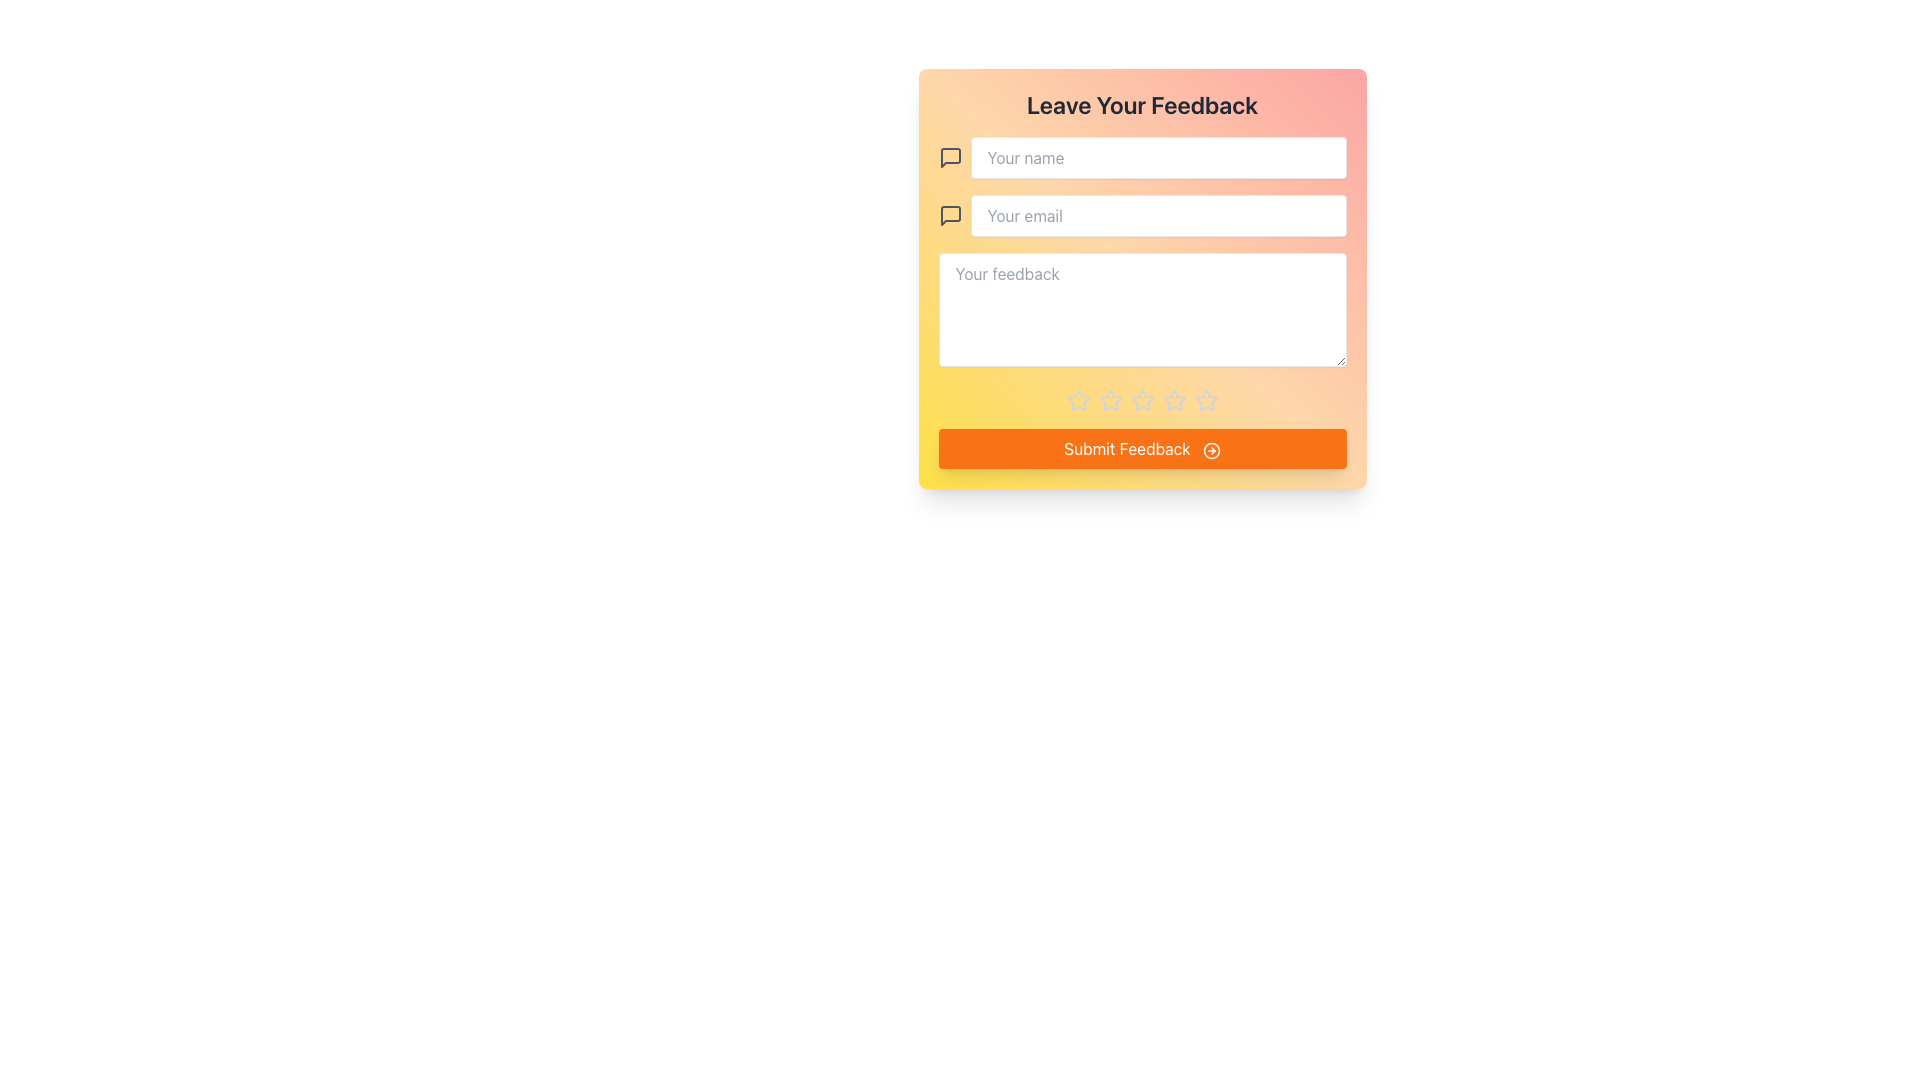 Image resolution: width=1920 pixels, height=1080 pixels. What do you see at coordinates (1142, 216) in the screenshot?
I see `the Email input box with the placeholder 'Your email'` at bounding box center [1142, 216].